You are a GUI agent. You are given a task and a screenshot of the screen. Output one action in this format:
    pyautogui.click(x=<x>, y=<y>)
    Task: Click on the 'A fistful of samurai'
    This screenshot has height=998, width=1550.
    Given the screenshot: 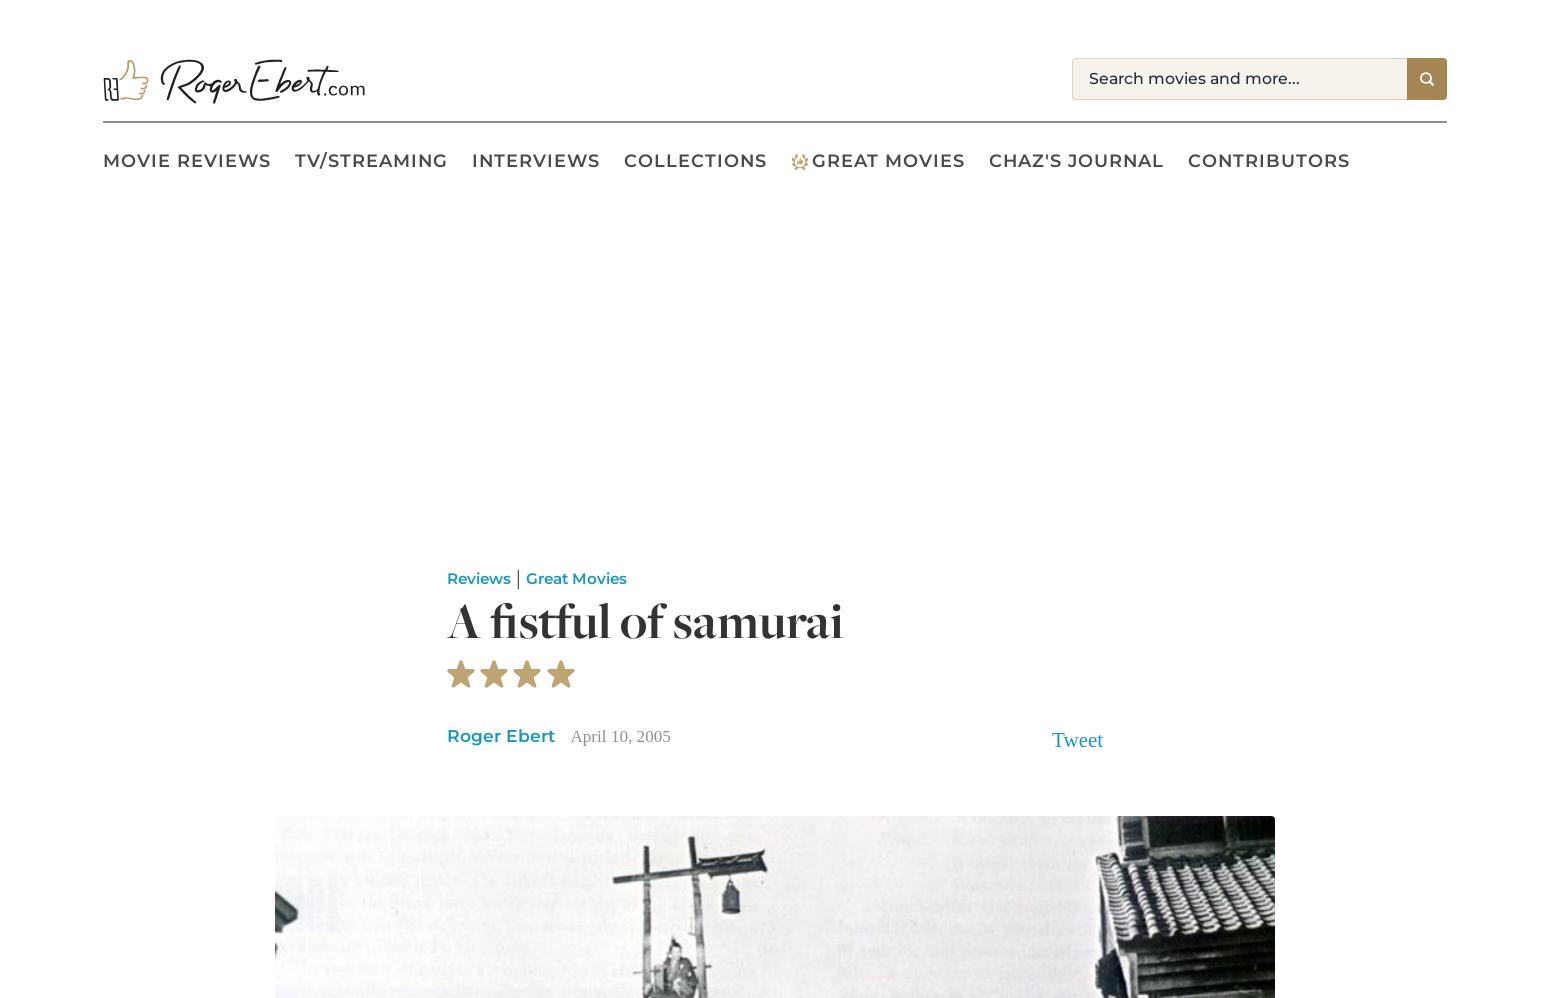 What is the action you would take?
    pyautogui.click(x=643, y=620)
    